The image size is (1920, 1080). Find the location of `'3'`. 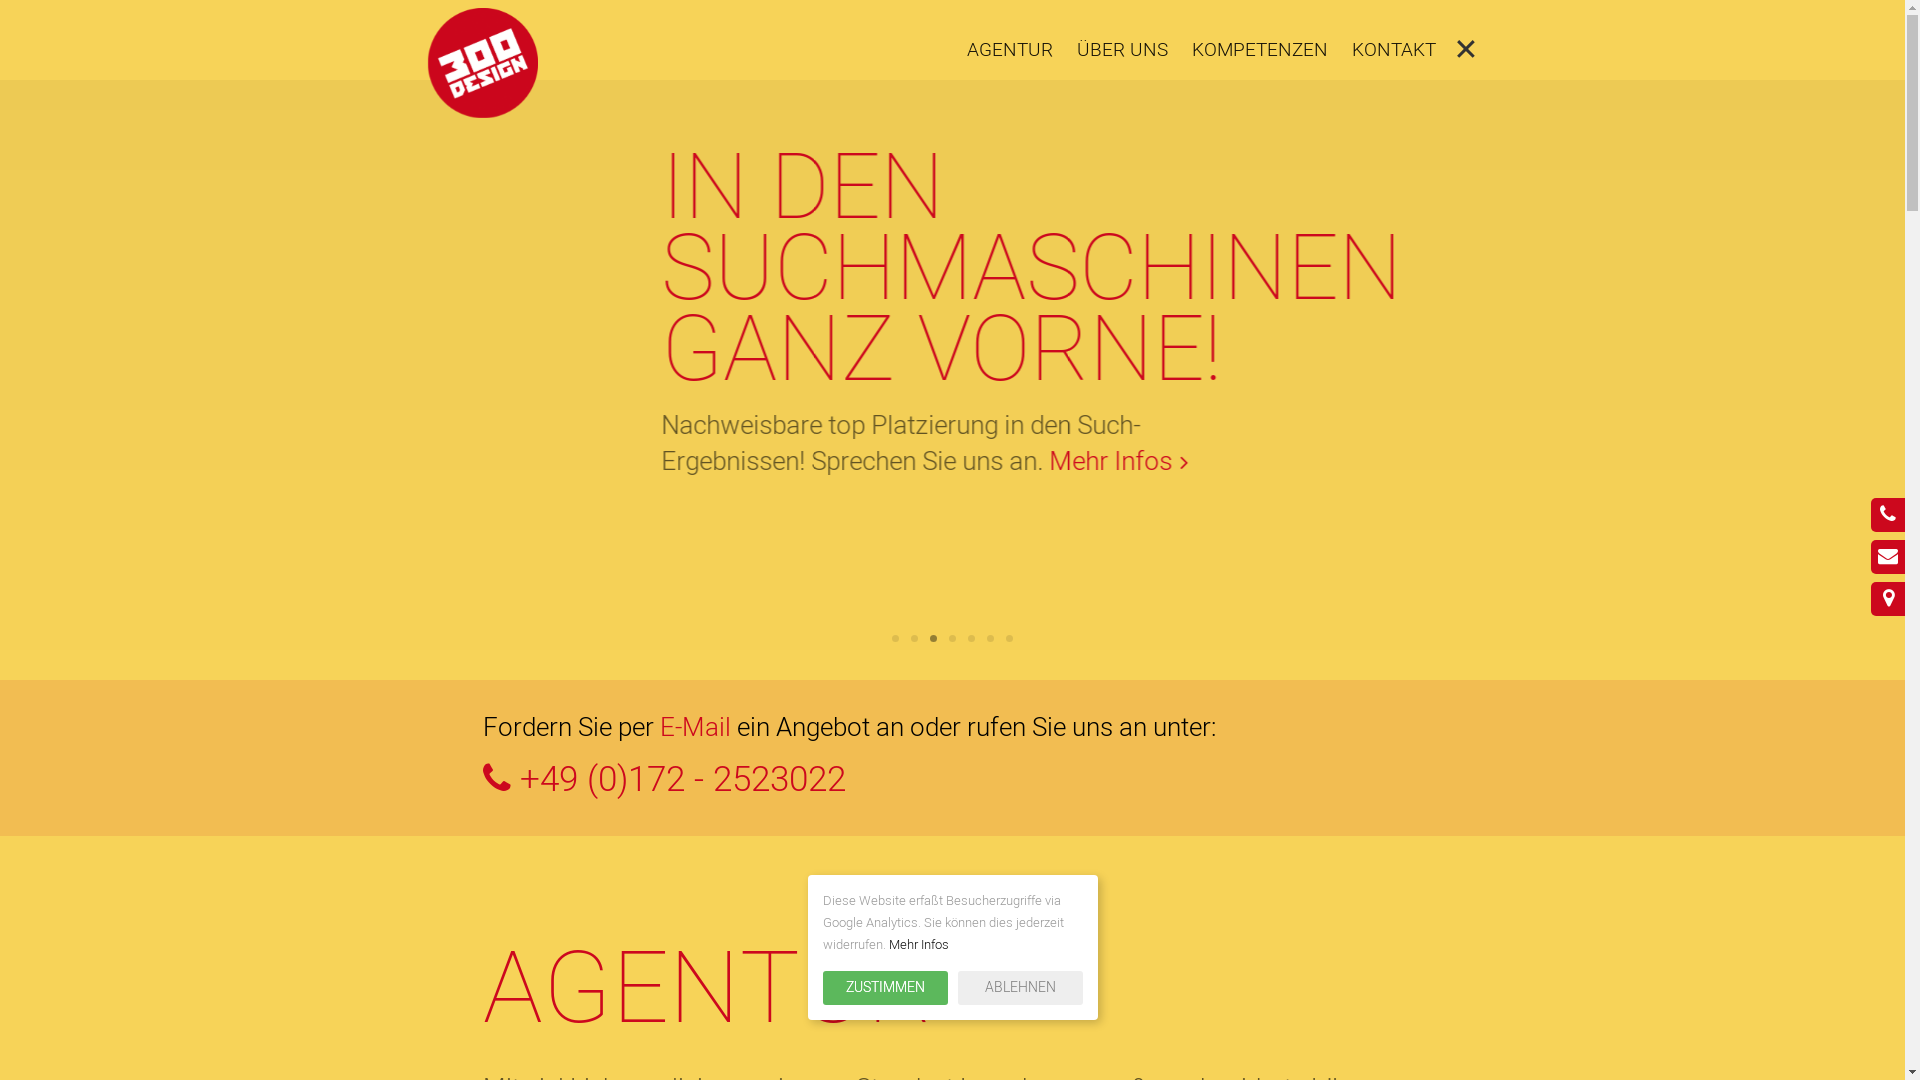

'3' is located at coordinates (929, 638).